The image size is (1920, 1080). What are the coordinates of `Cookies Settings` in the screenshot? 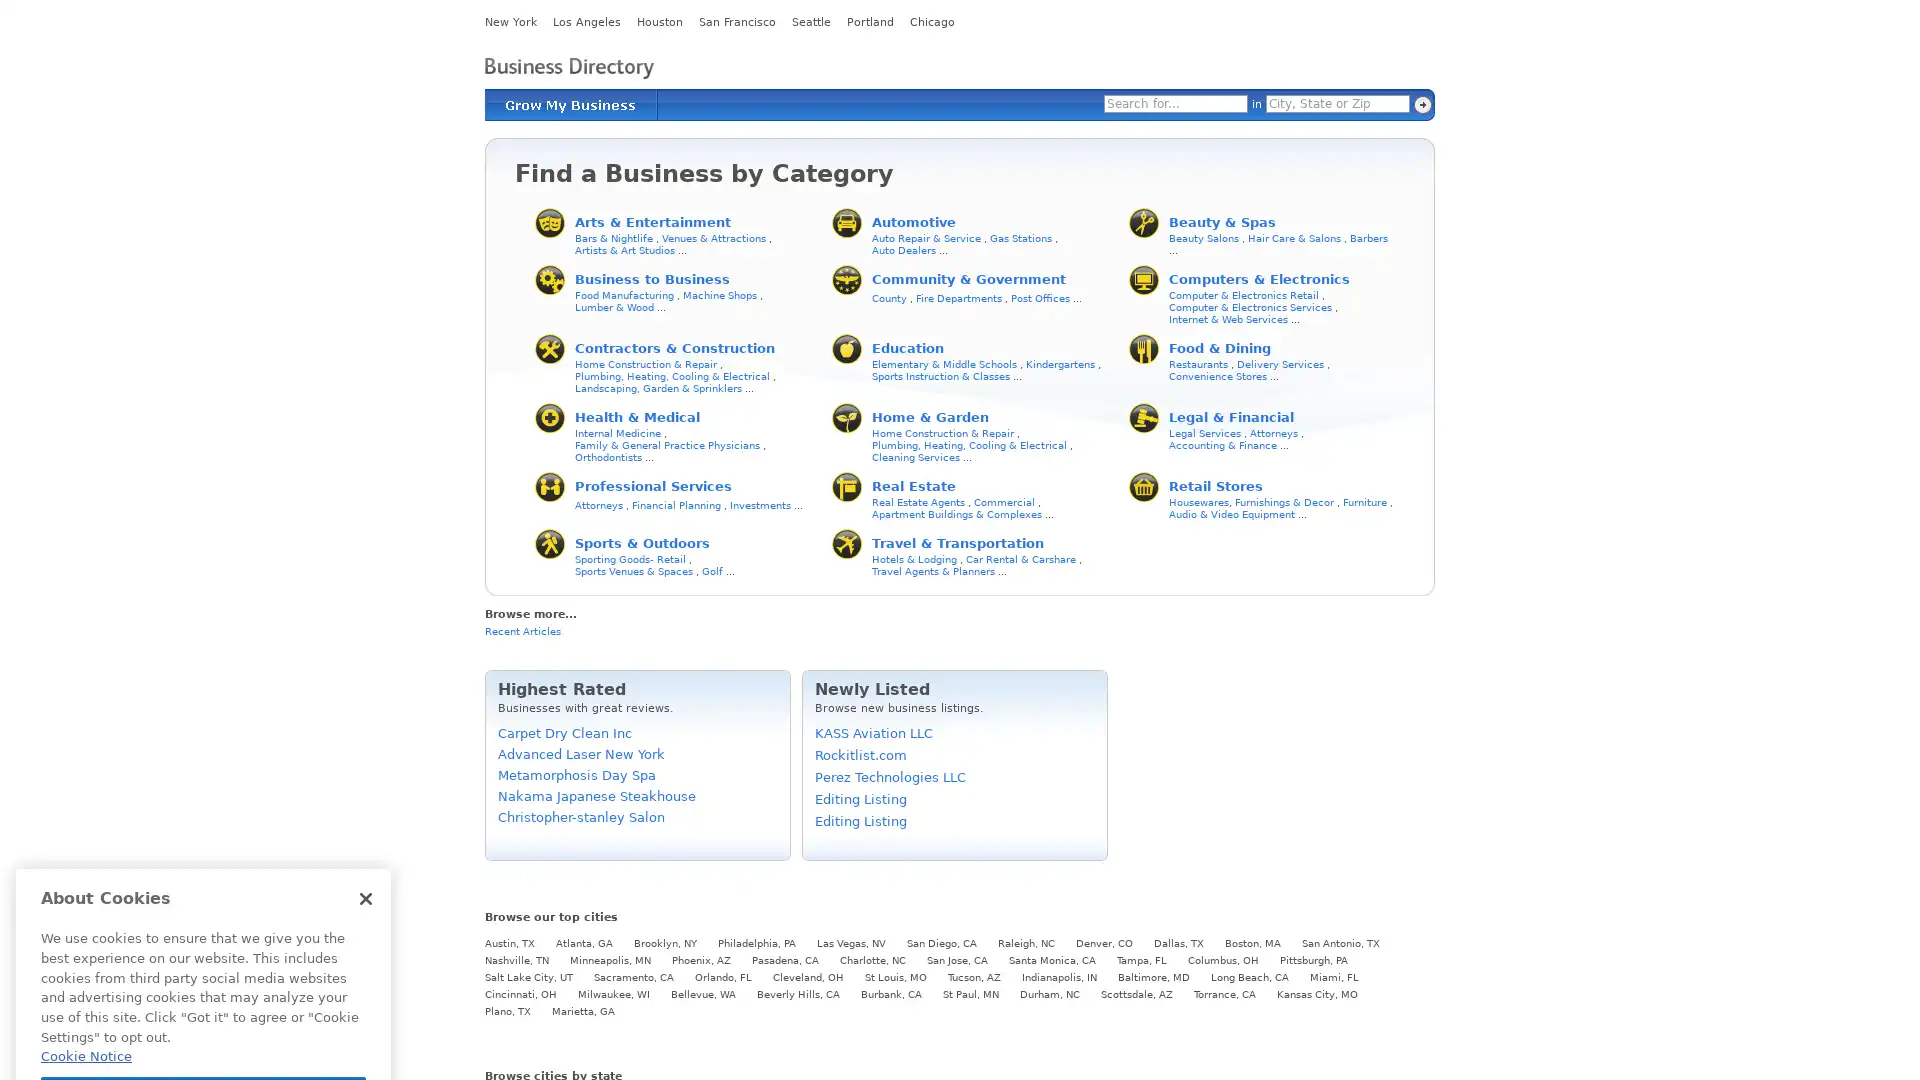 It's located at (203, 1002).